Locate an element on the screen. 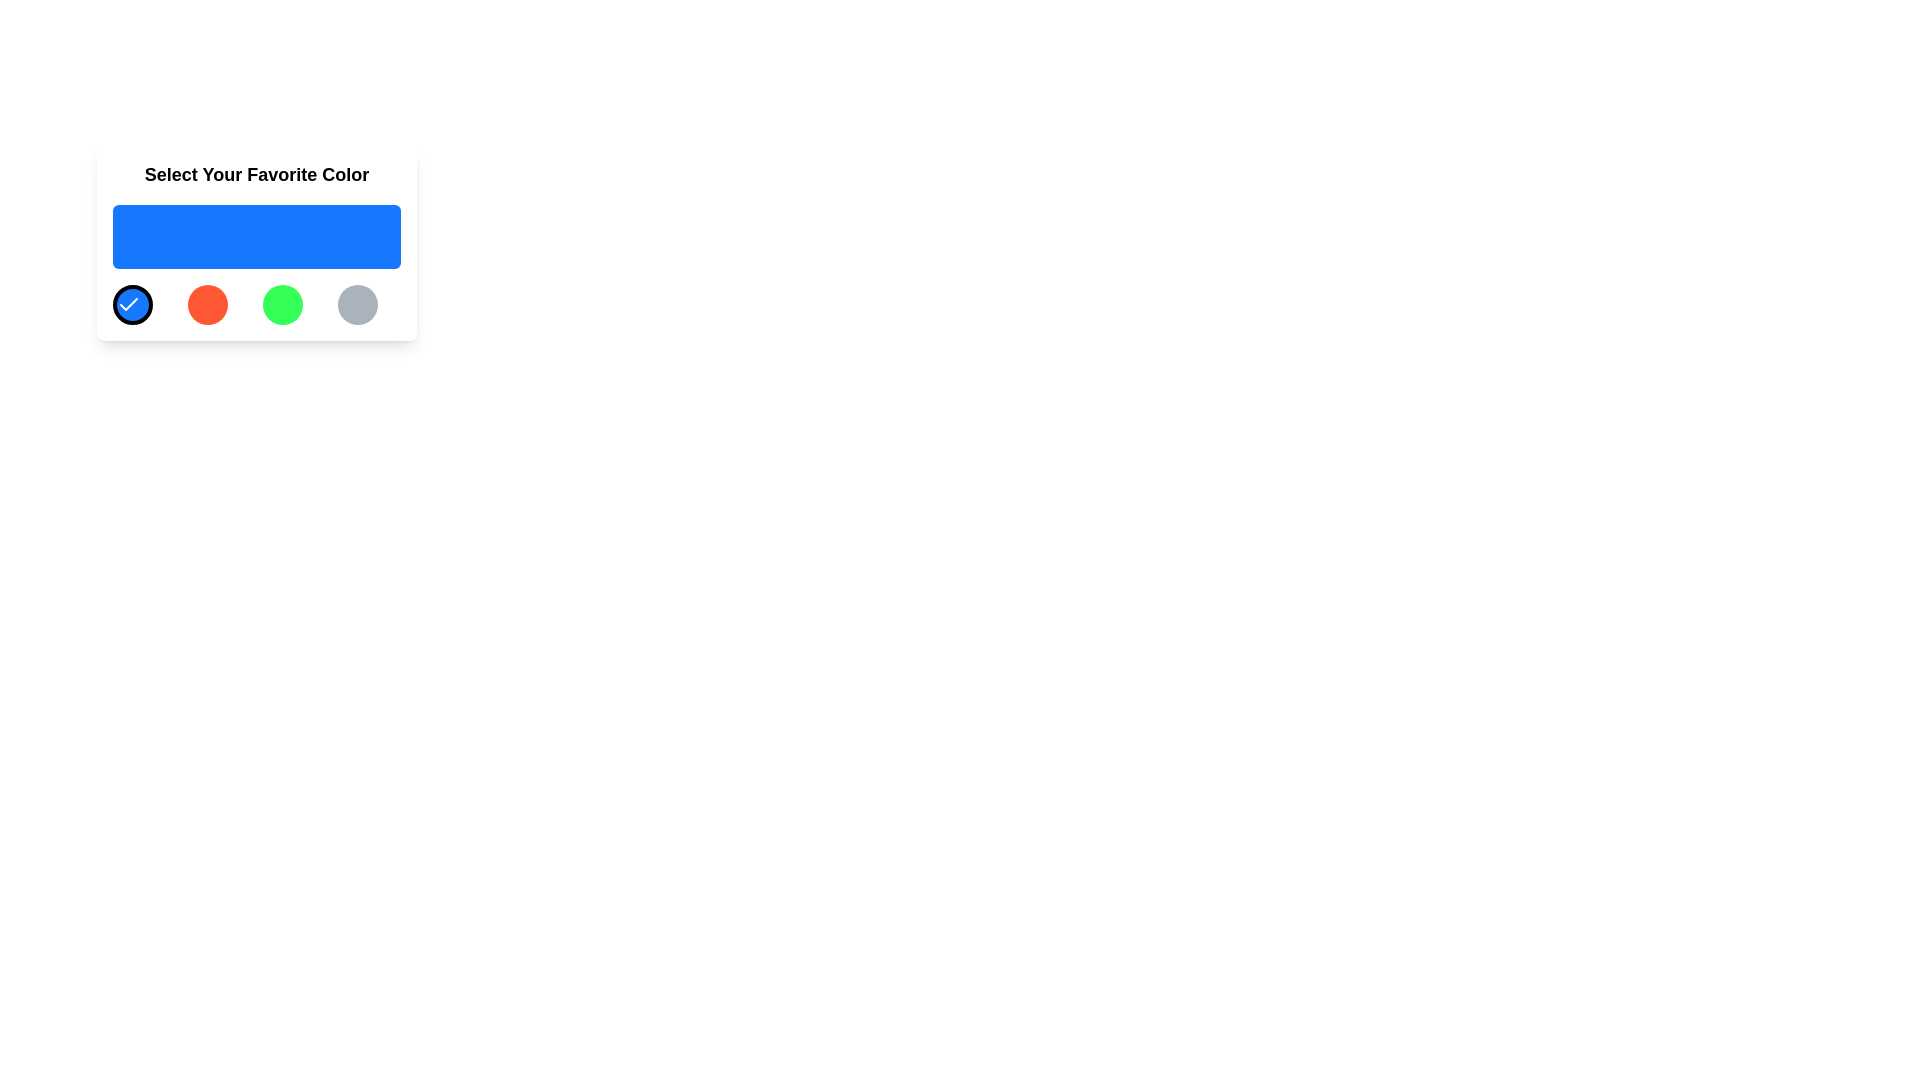  the vibrant green circular button located in the third position of a horizontal grid layout, between a red button on the left and a gray button on the right is located at coordinates (282, 304).